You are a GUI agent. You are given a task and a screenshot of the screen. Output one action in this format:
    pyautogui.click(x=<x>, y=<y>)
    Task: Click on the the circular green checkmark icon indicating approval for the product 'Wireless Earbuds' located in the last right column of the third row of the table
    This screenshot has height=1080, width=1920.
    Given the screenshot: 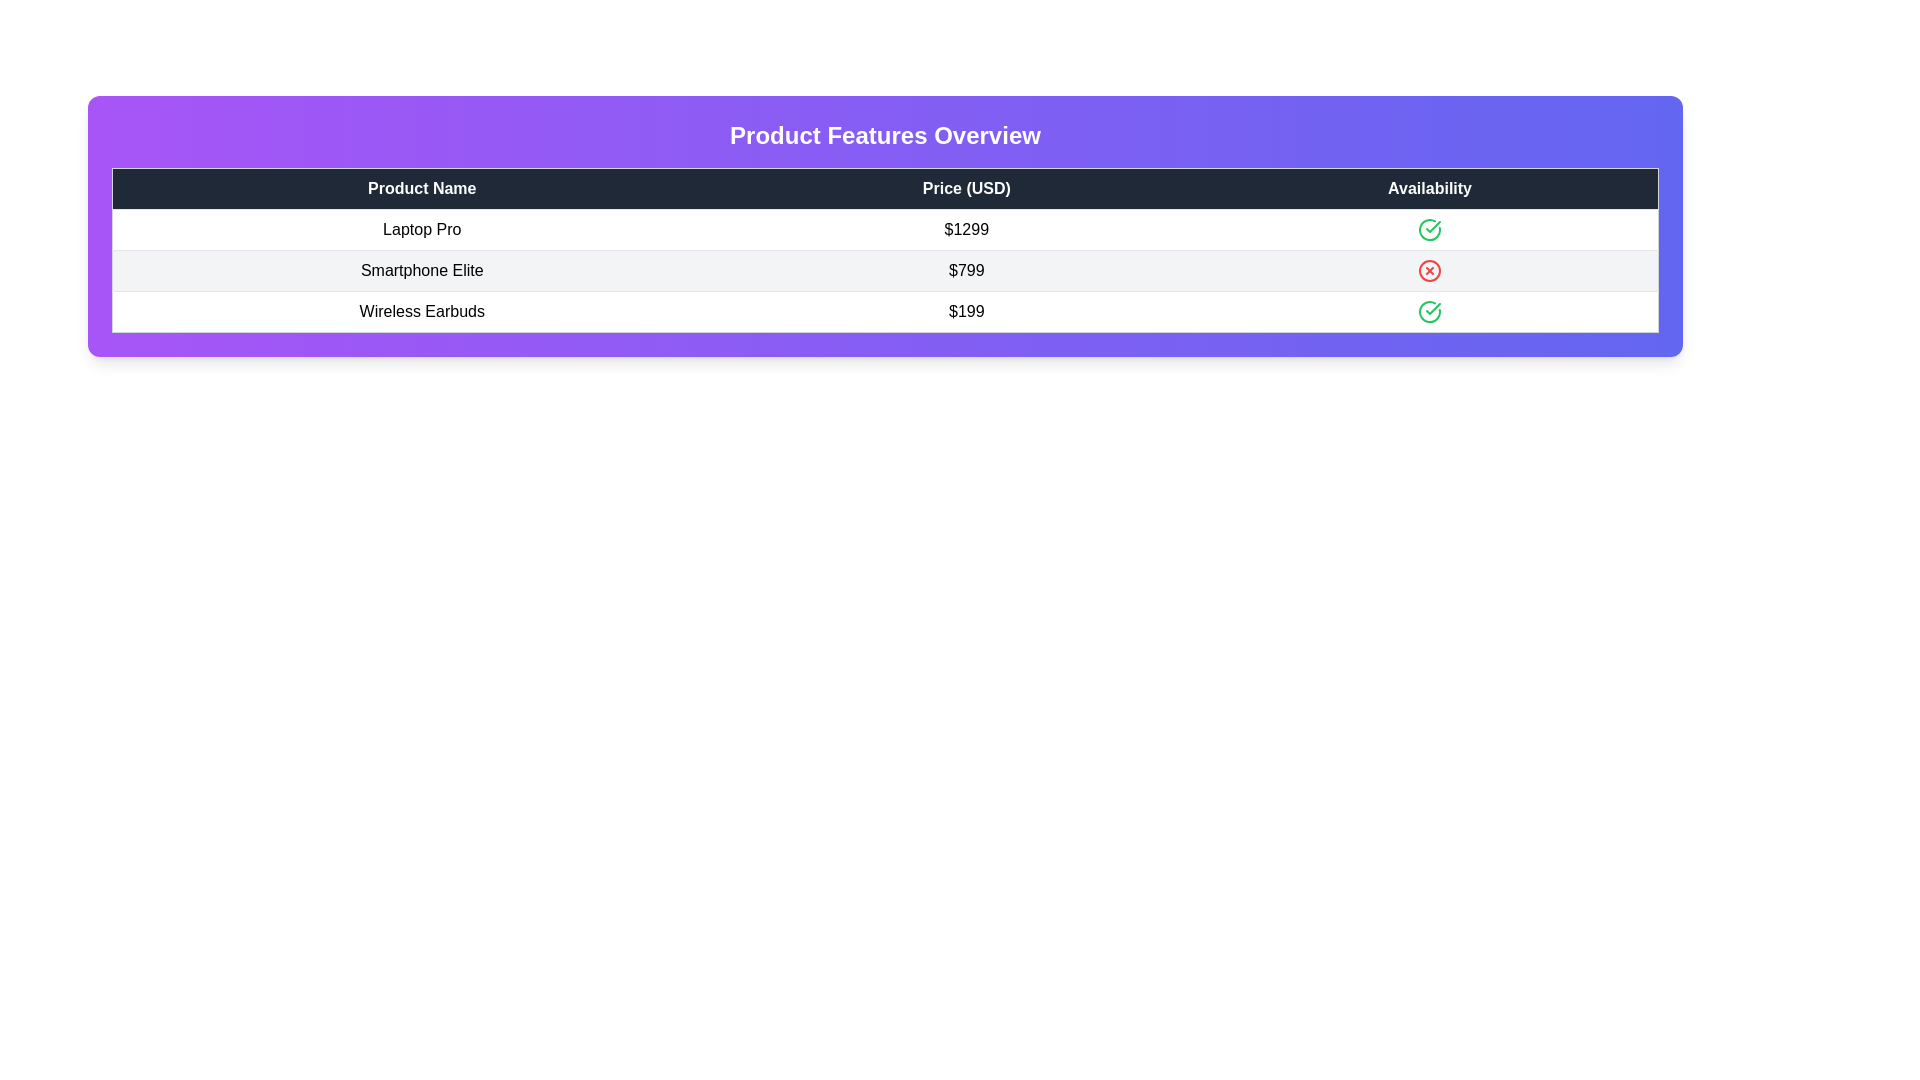 What is the action you would take?
    pyautogui.click(x=1429, y=312)
    